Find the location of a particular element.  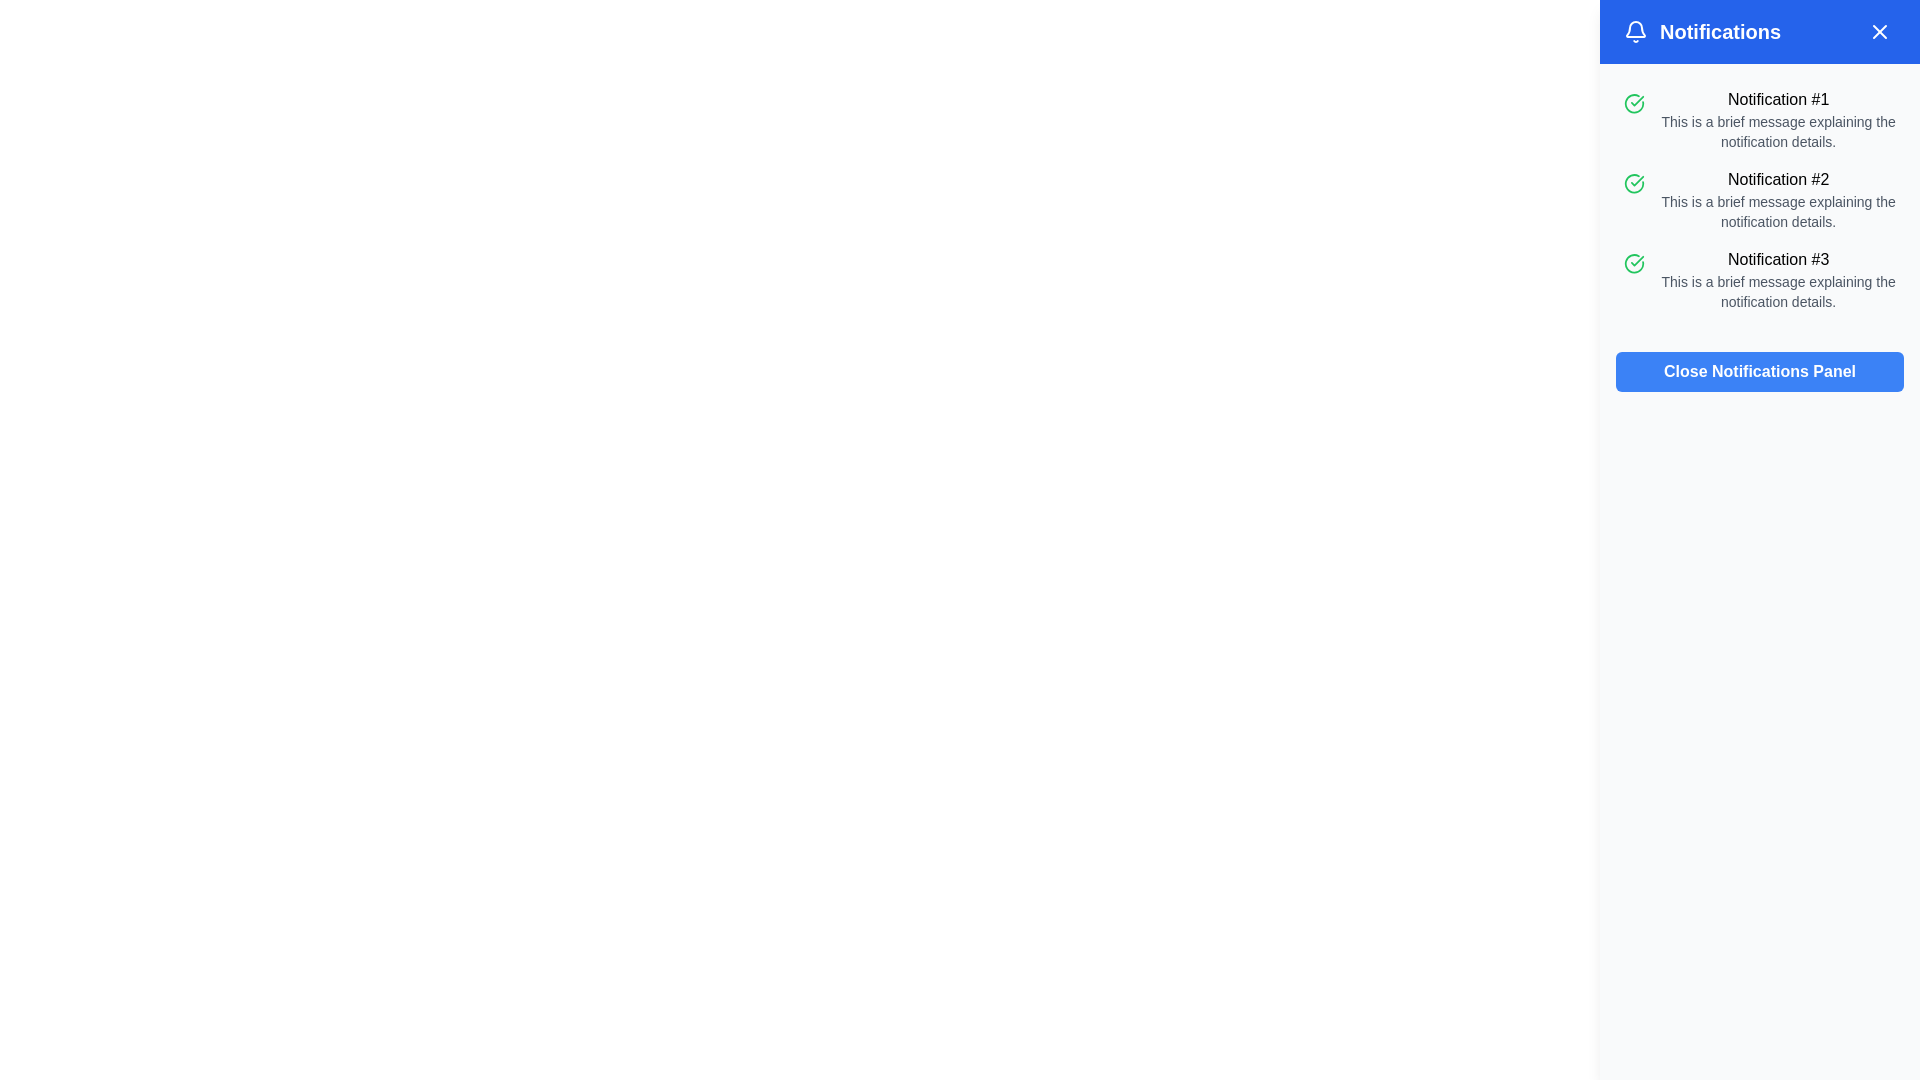

the notification entry at the top of the notifications panel is located at coordinates (1760, 119).